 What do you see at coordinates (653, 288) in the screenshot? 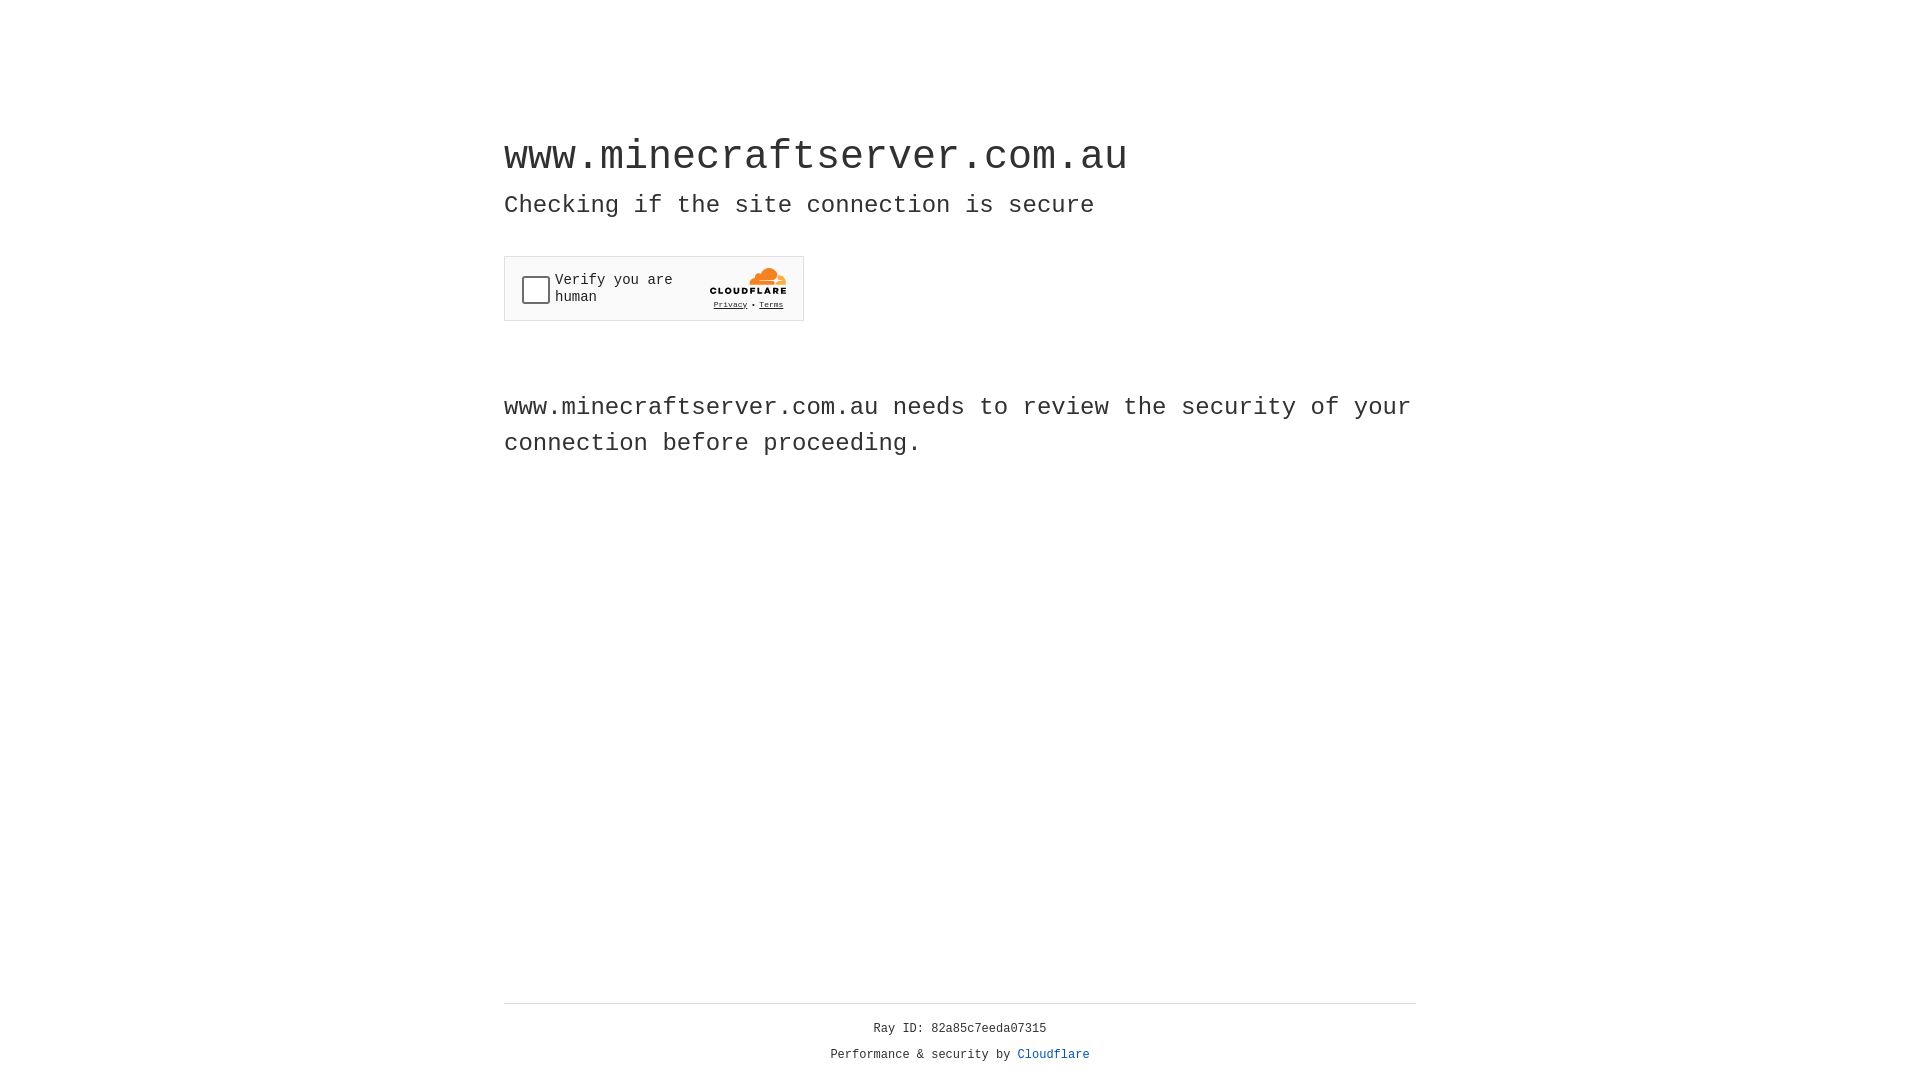
I see `'Widget containing a Cloudflare security challenge'` at bounding box center [653, 288].